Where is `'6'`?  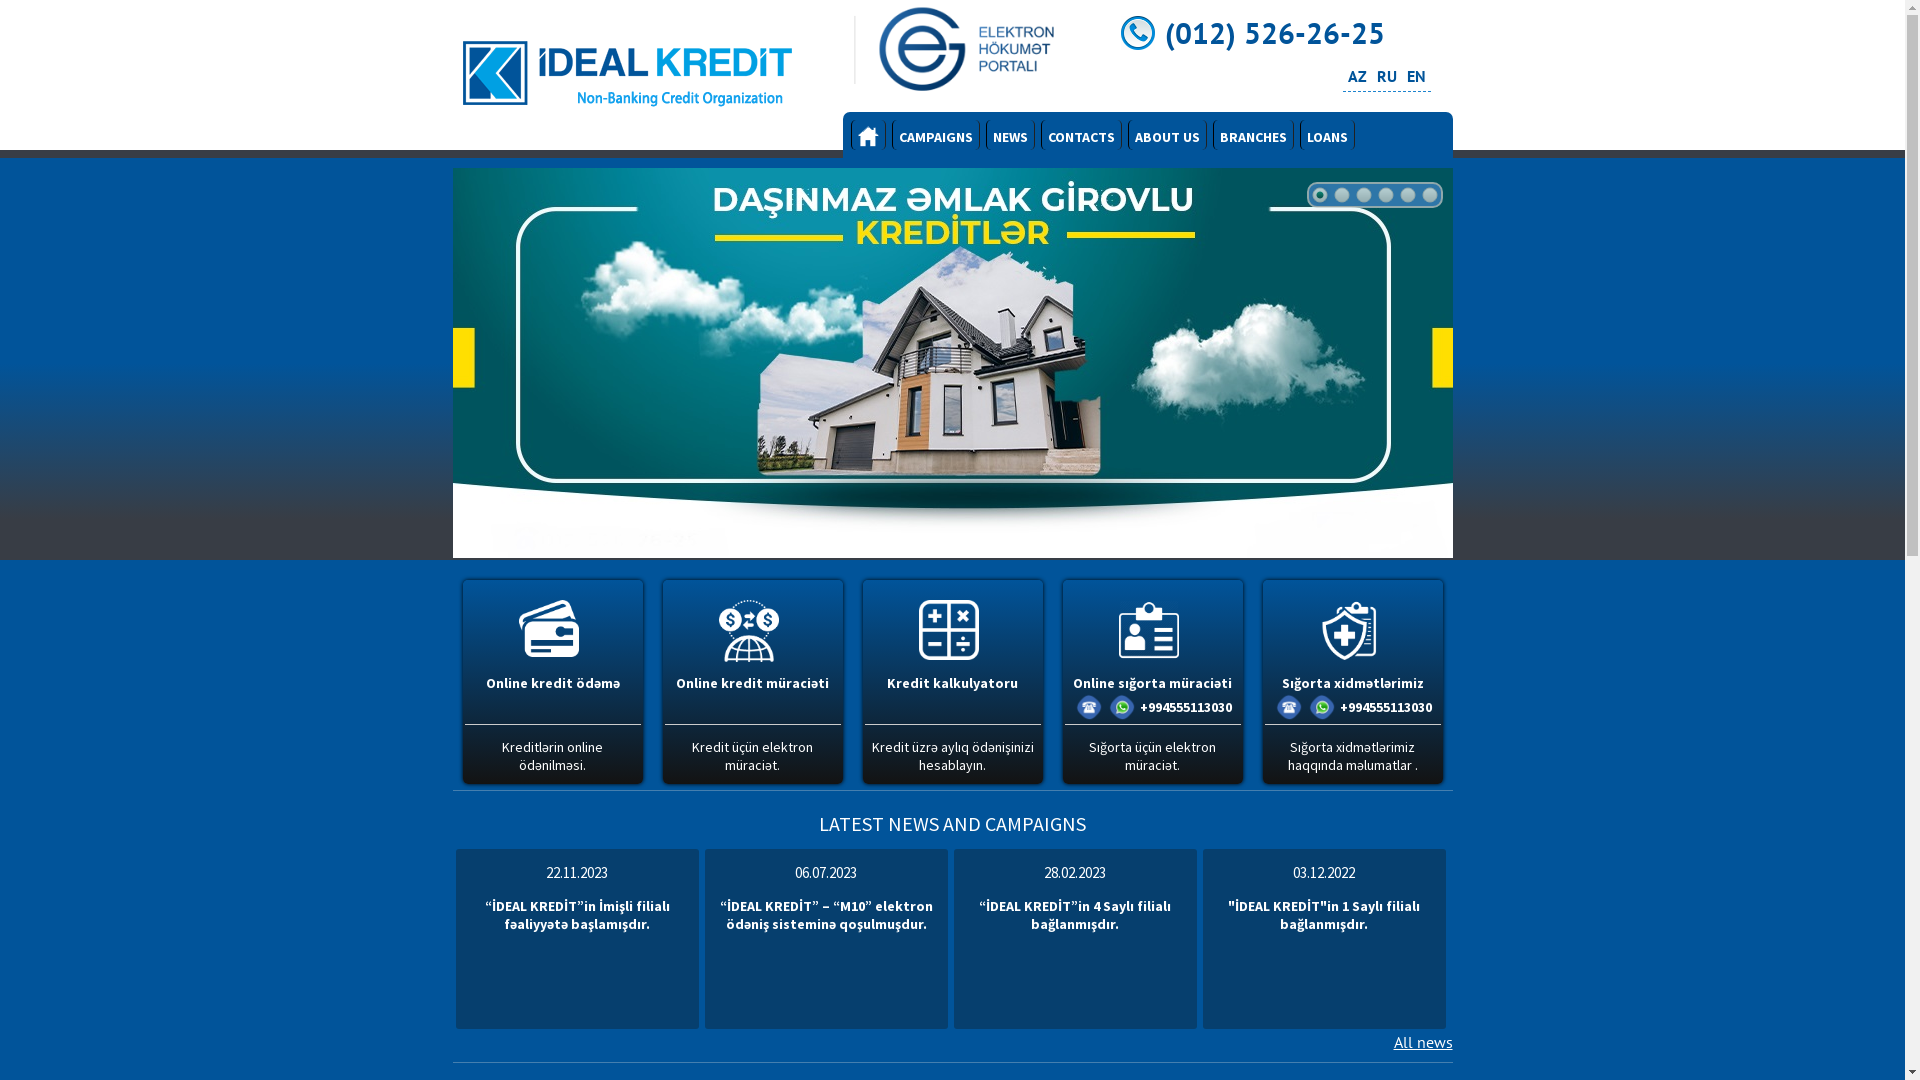
'6' is located at coordinates (1428, 195).